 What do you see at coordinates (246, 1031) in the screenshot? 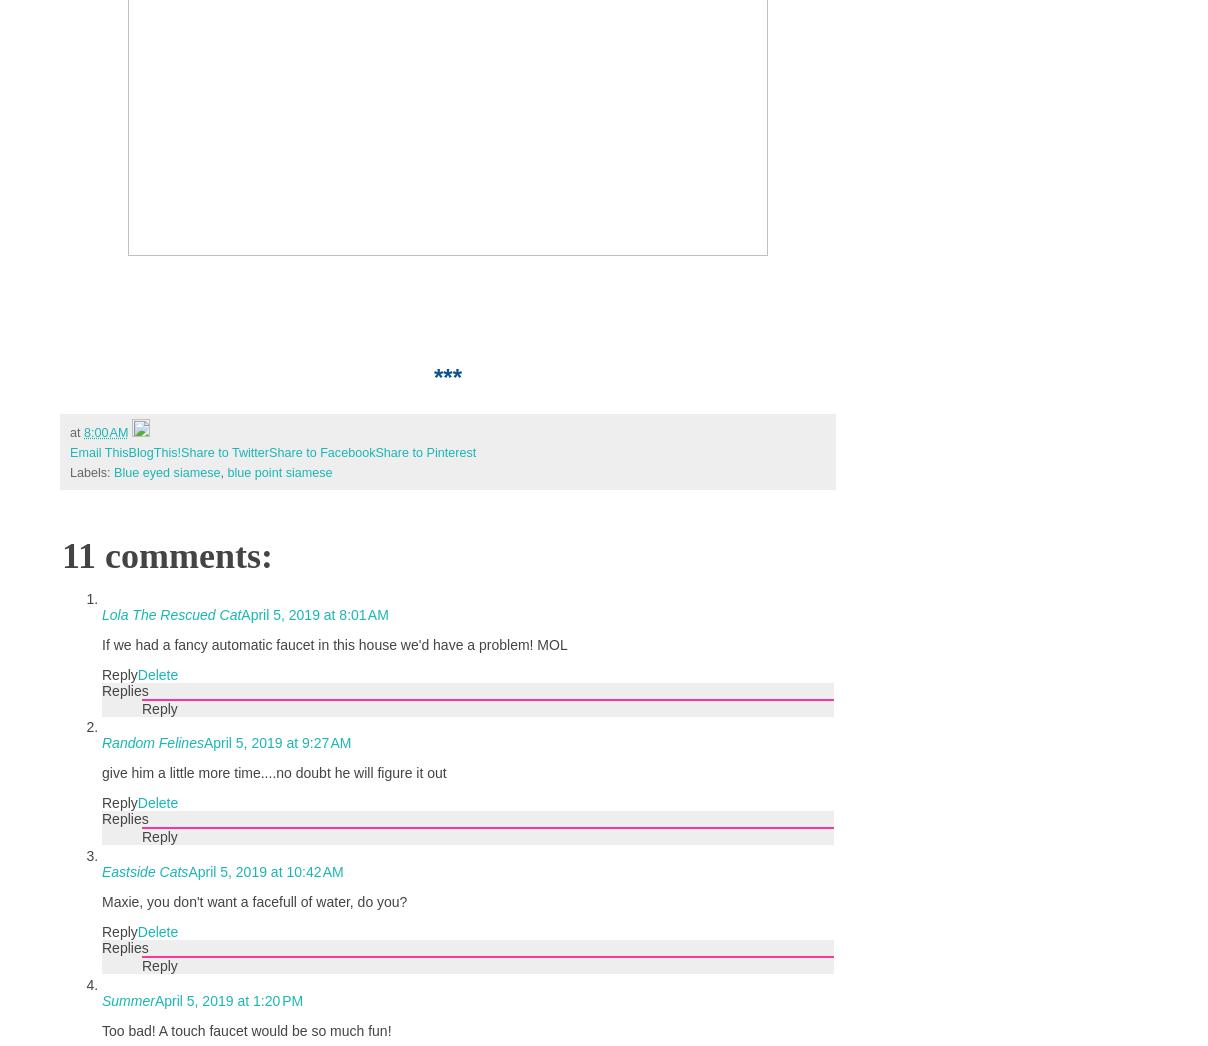
I see `'Too bad! A touch faucet would be so much fun!'` at bounding box center [246, 1031].